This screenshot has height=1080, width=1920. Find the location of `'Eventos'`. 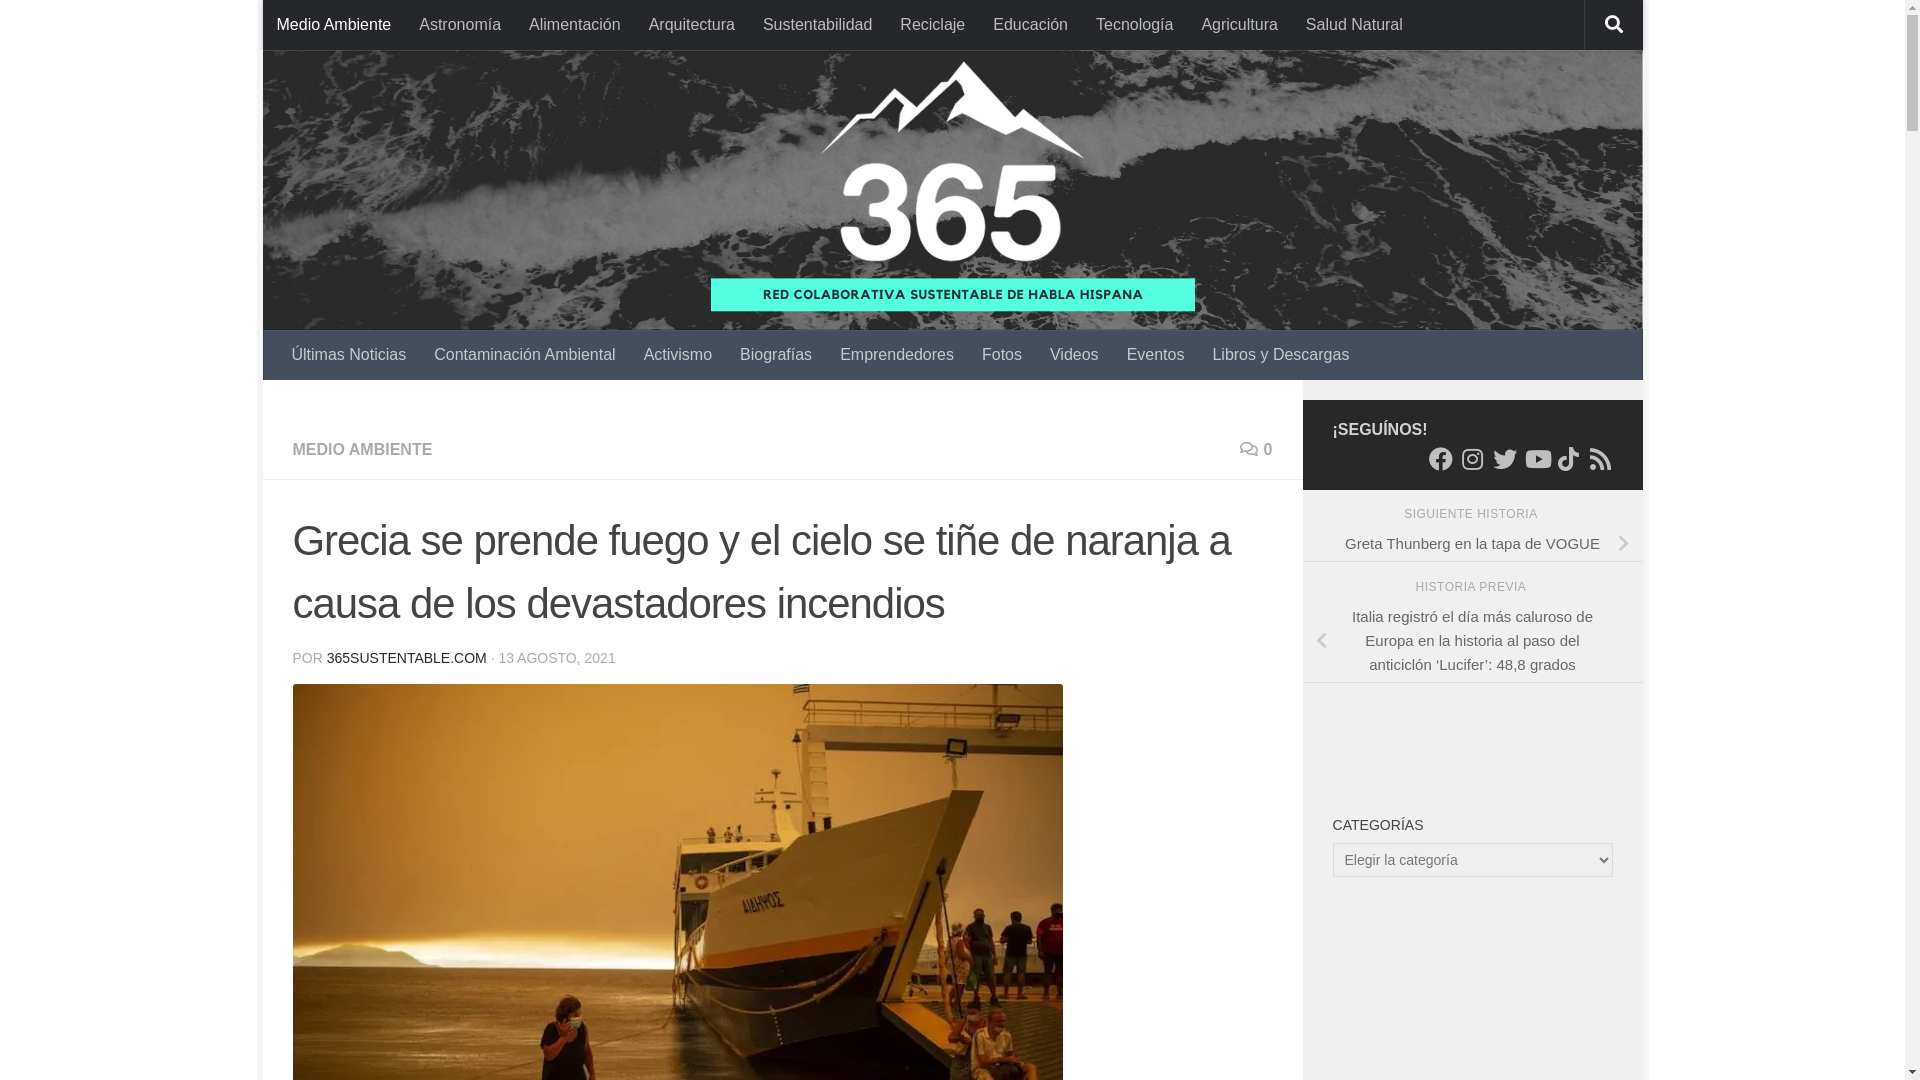

'Eventos' is located at coordinates (1156, 353).